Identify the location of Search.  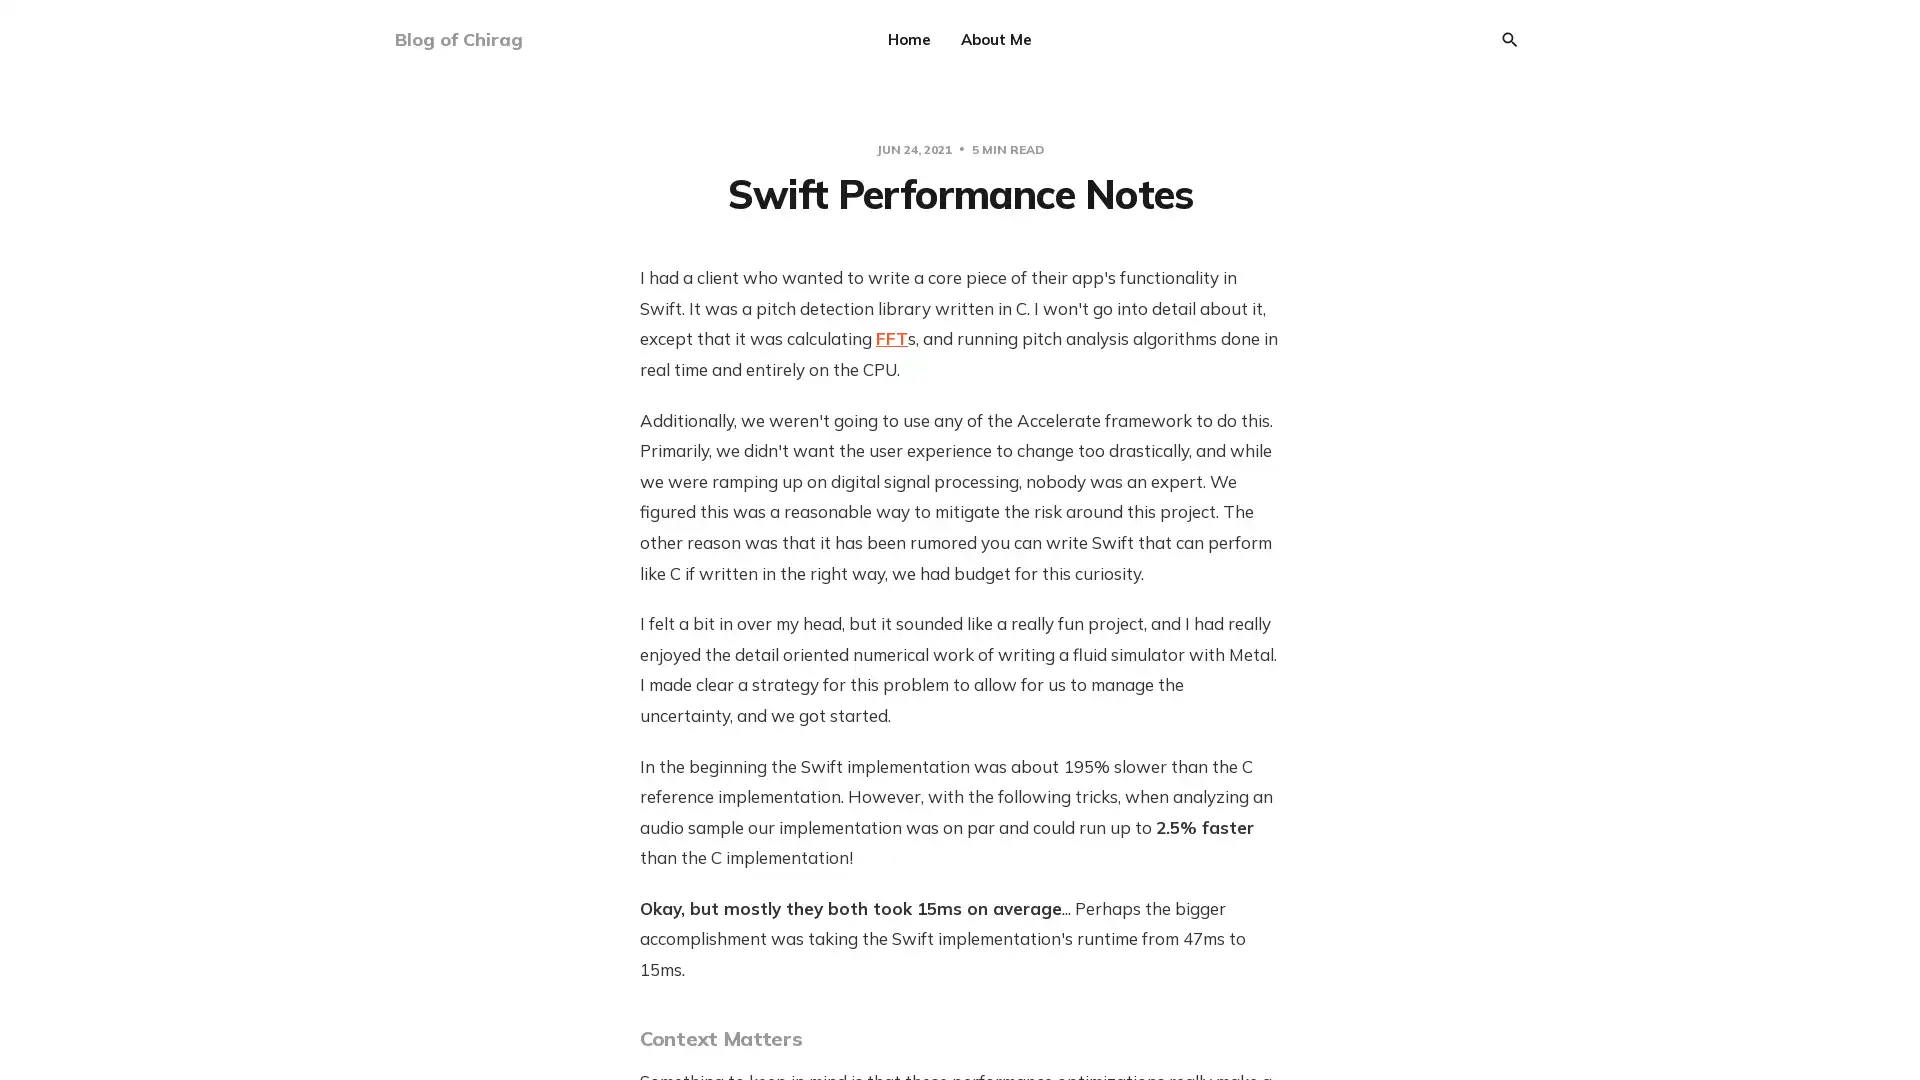
(1510, 39).